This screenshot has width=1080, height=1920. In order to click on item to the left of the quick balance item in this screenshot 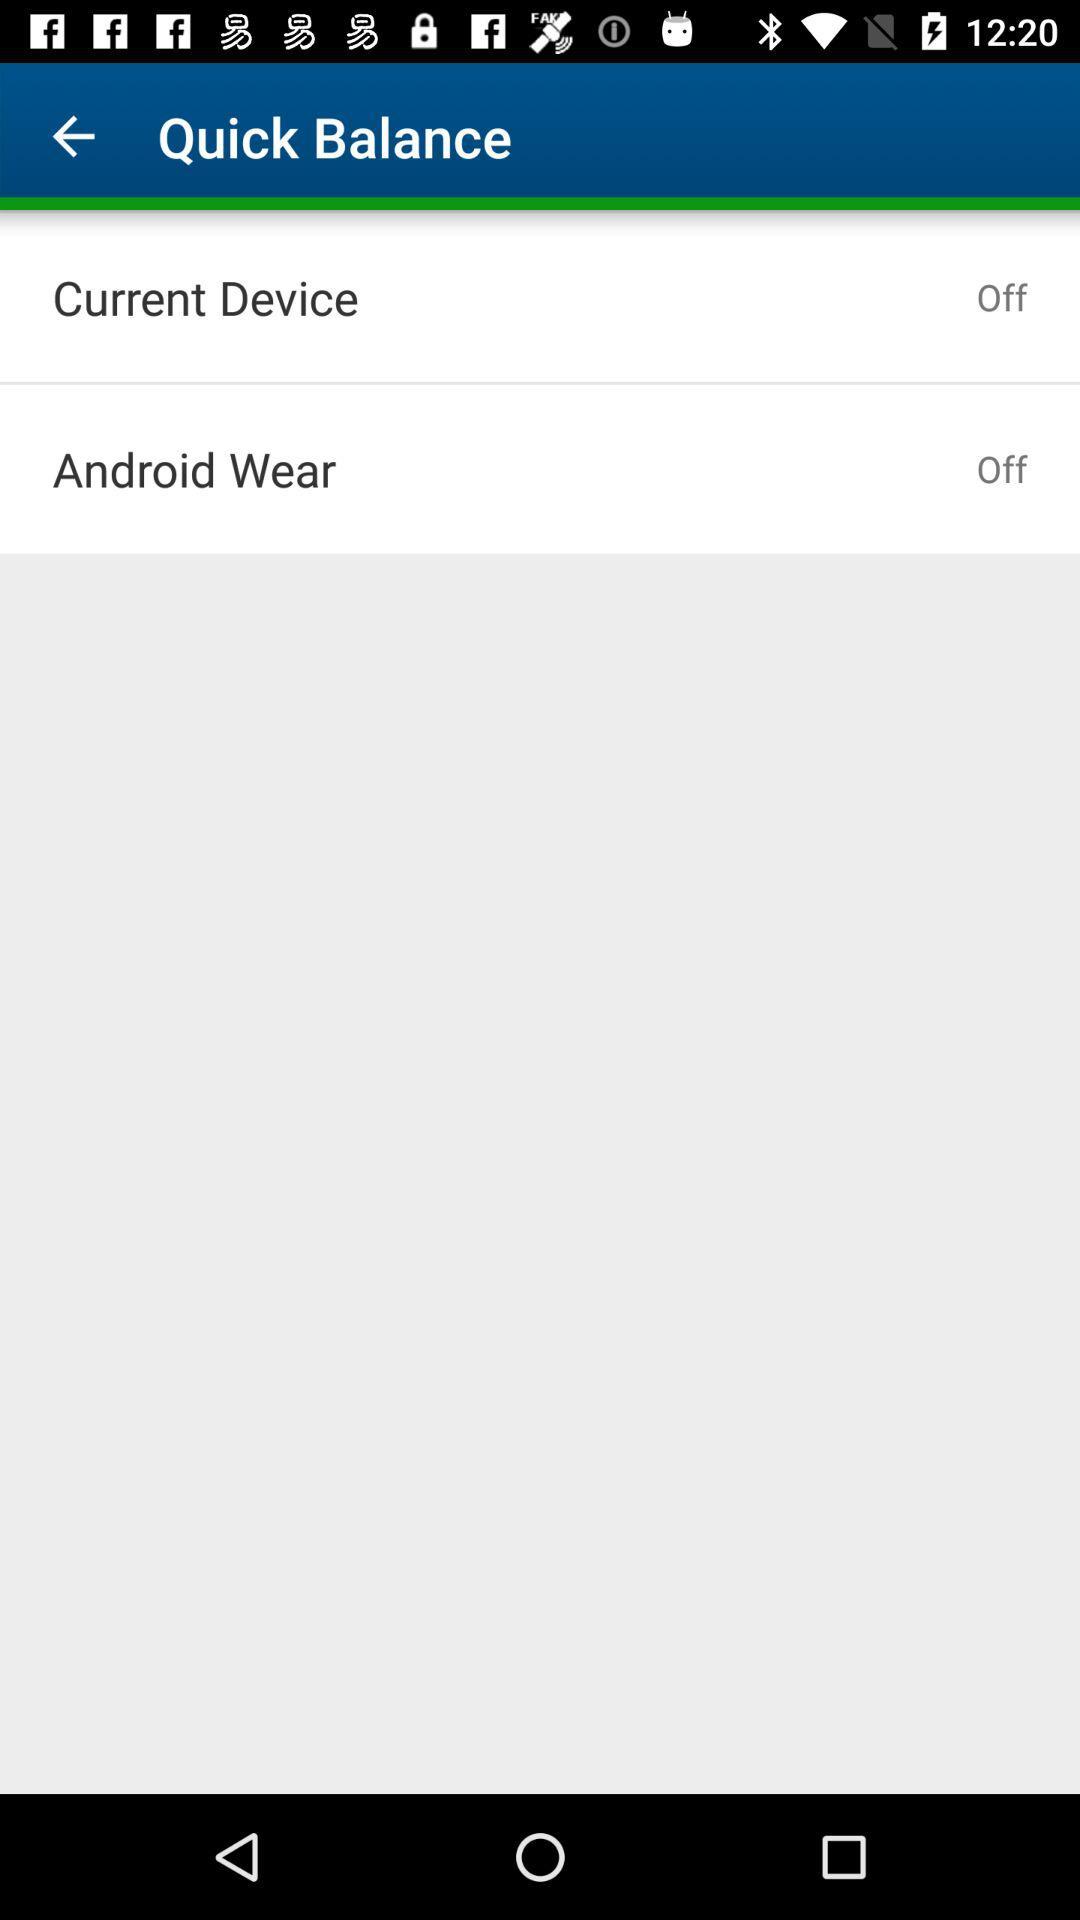, I will do `click(72, 135)`.